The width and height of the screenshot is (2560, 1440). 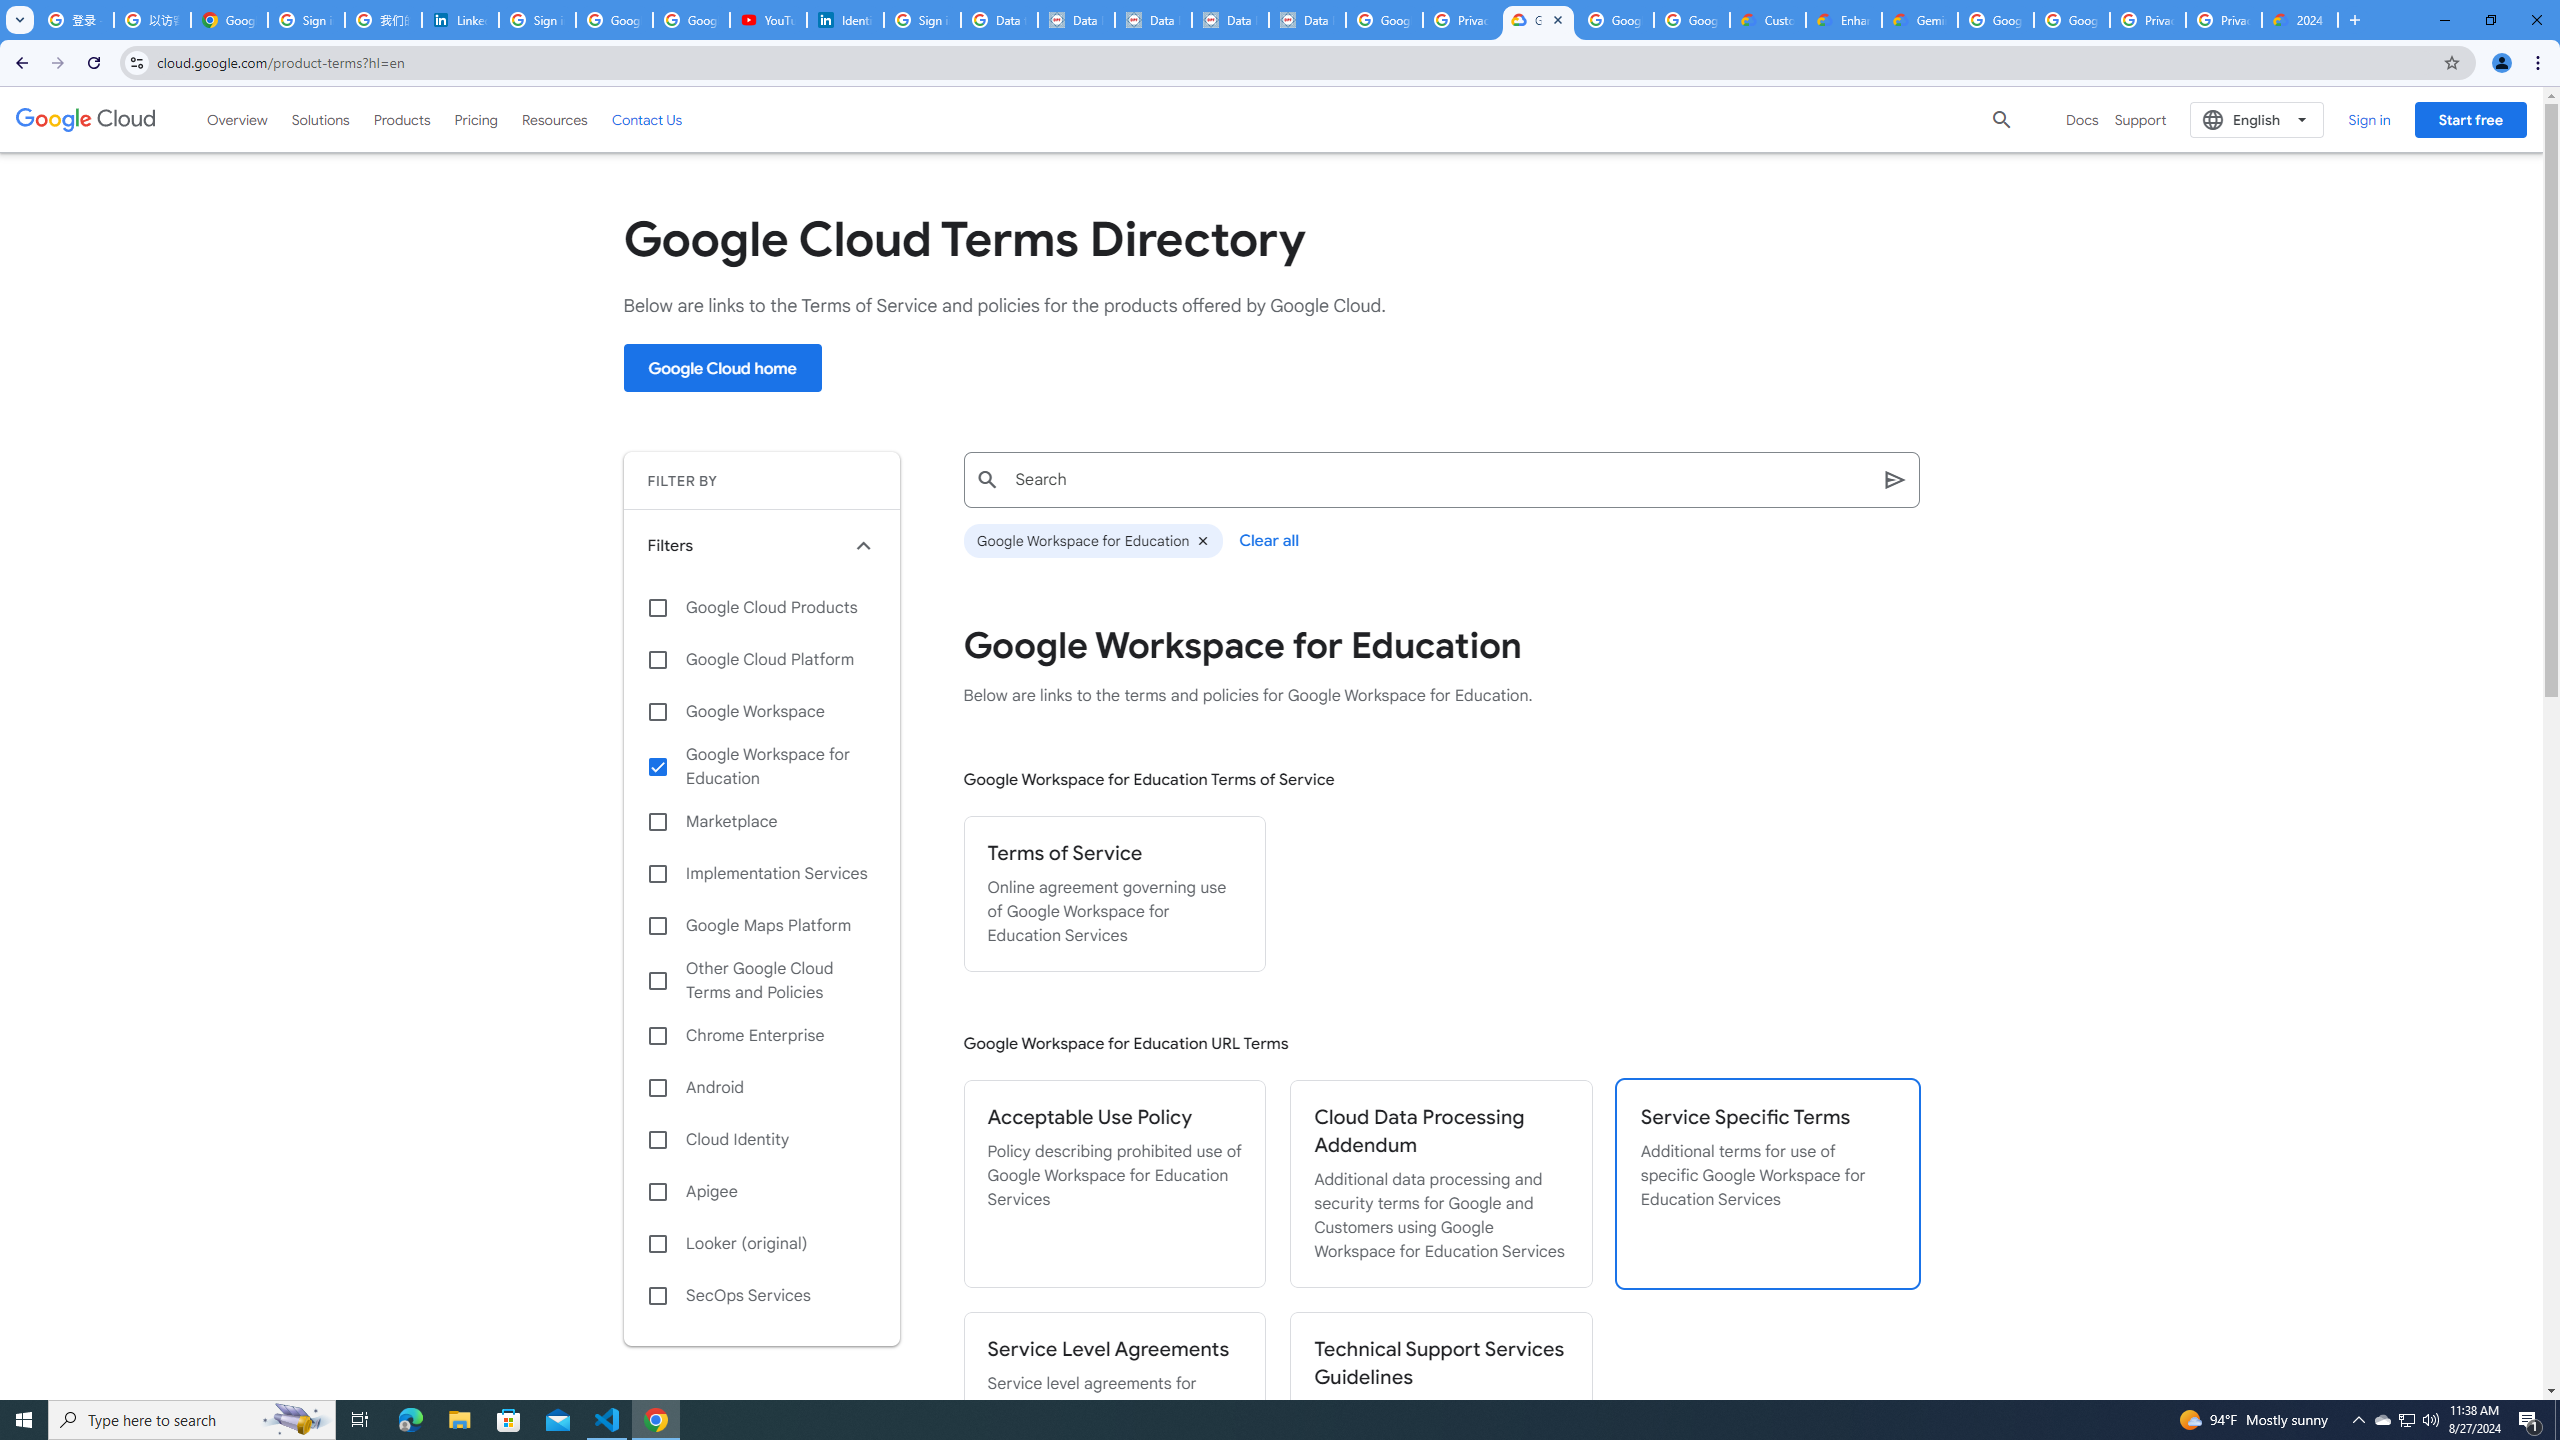 I want to click on 'Google Cloud Terms Directory | Google Cloud', so click(x=1537, y=19).